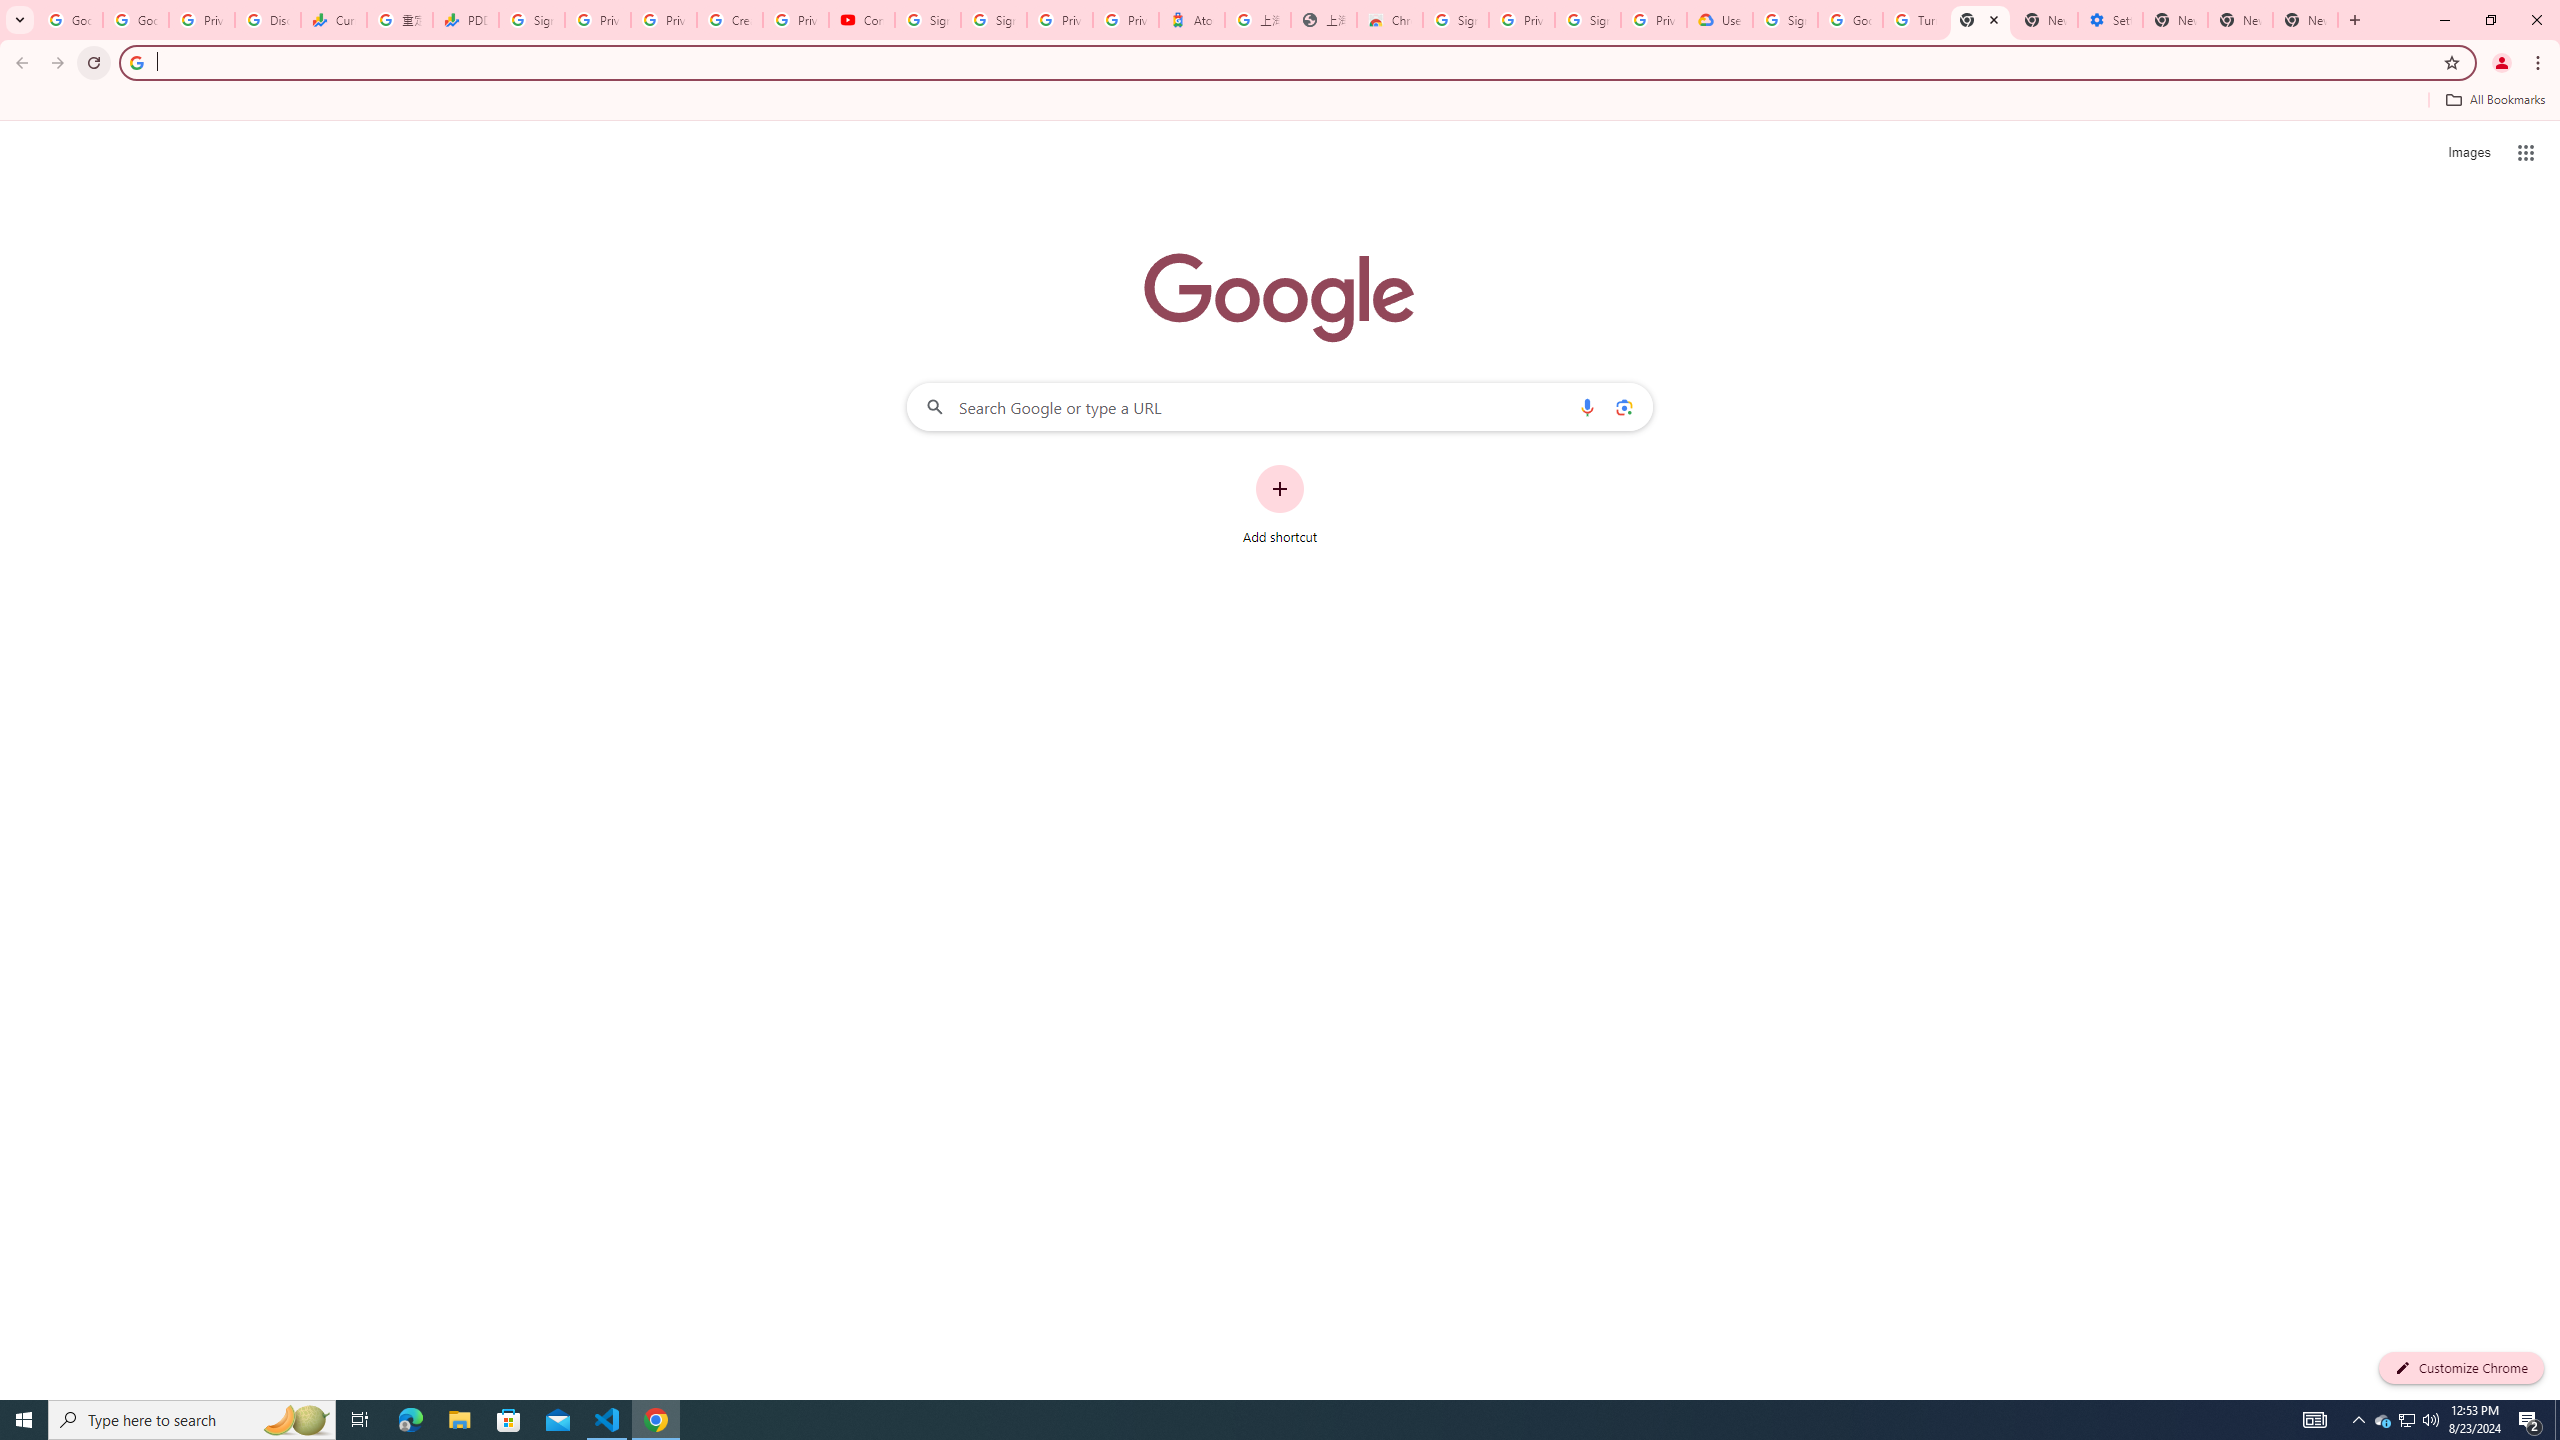 This screenshot has width=2560, height=1440. What do you see at coordinates (2109, 19) in the screenshot?
I see `'Settings - System'` at bounding box center [2109, 19].